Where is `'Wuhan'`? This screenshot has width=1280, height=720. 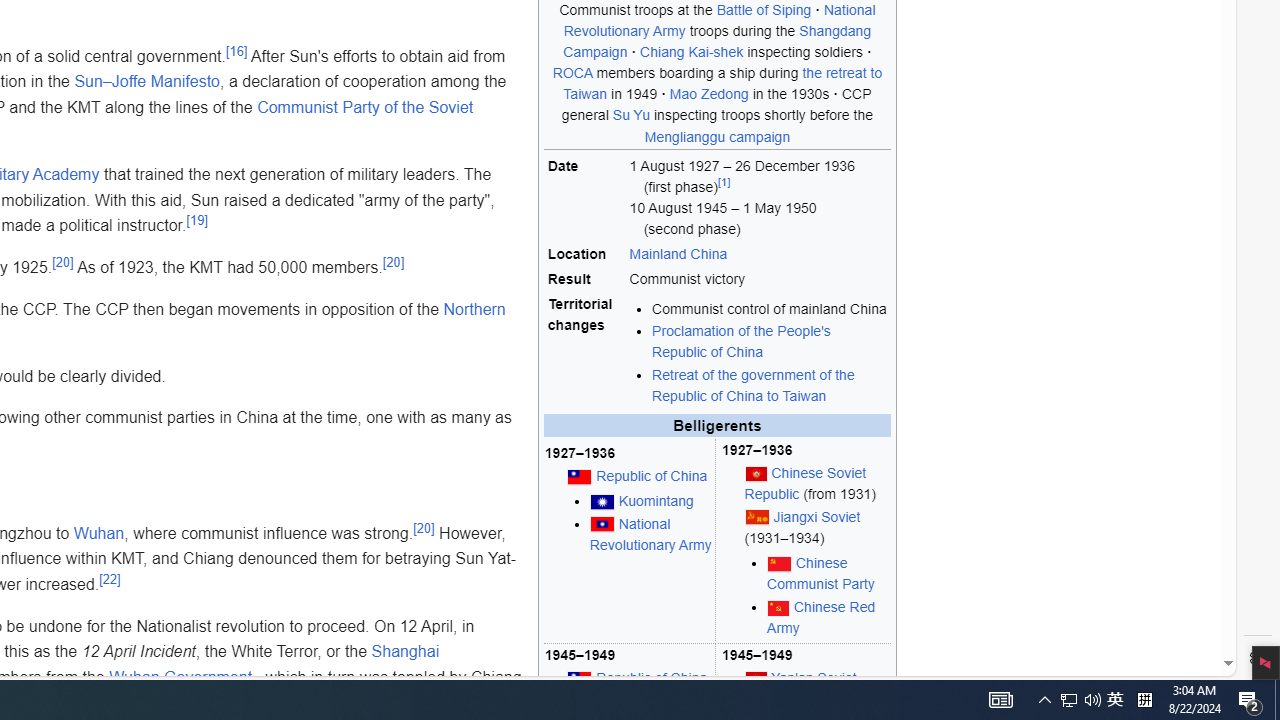 'Wuhan' is located at coordinates (98, 532).